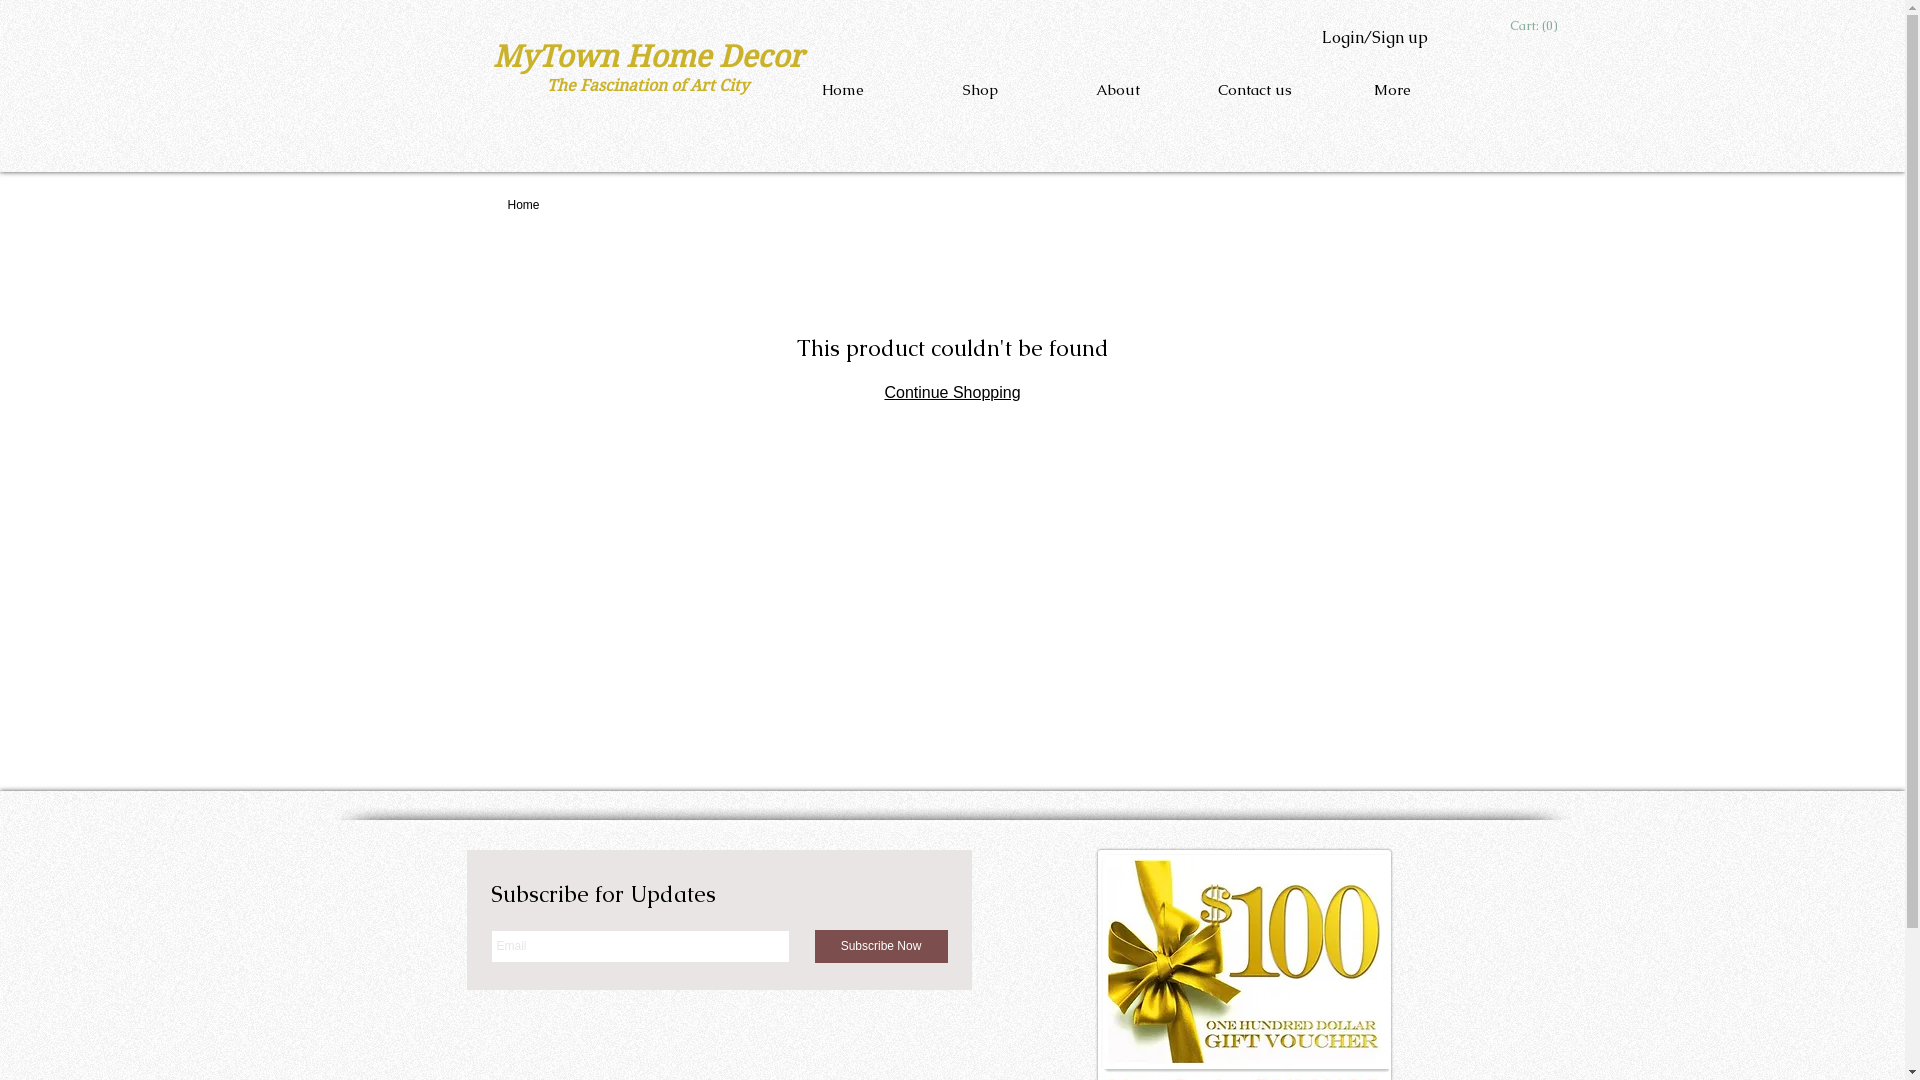 This screenshot has width=1920, height=1080. Describe the element at coordinates (1372, 38) in the screenshot. I see `'Login/Sign up'` at that location.